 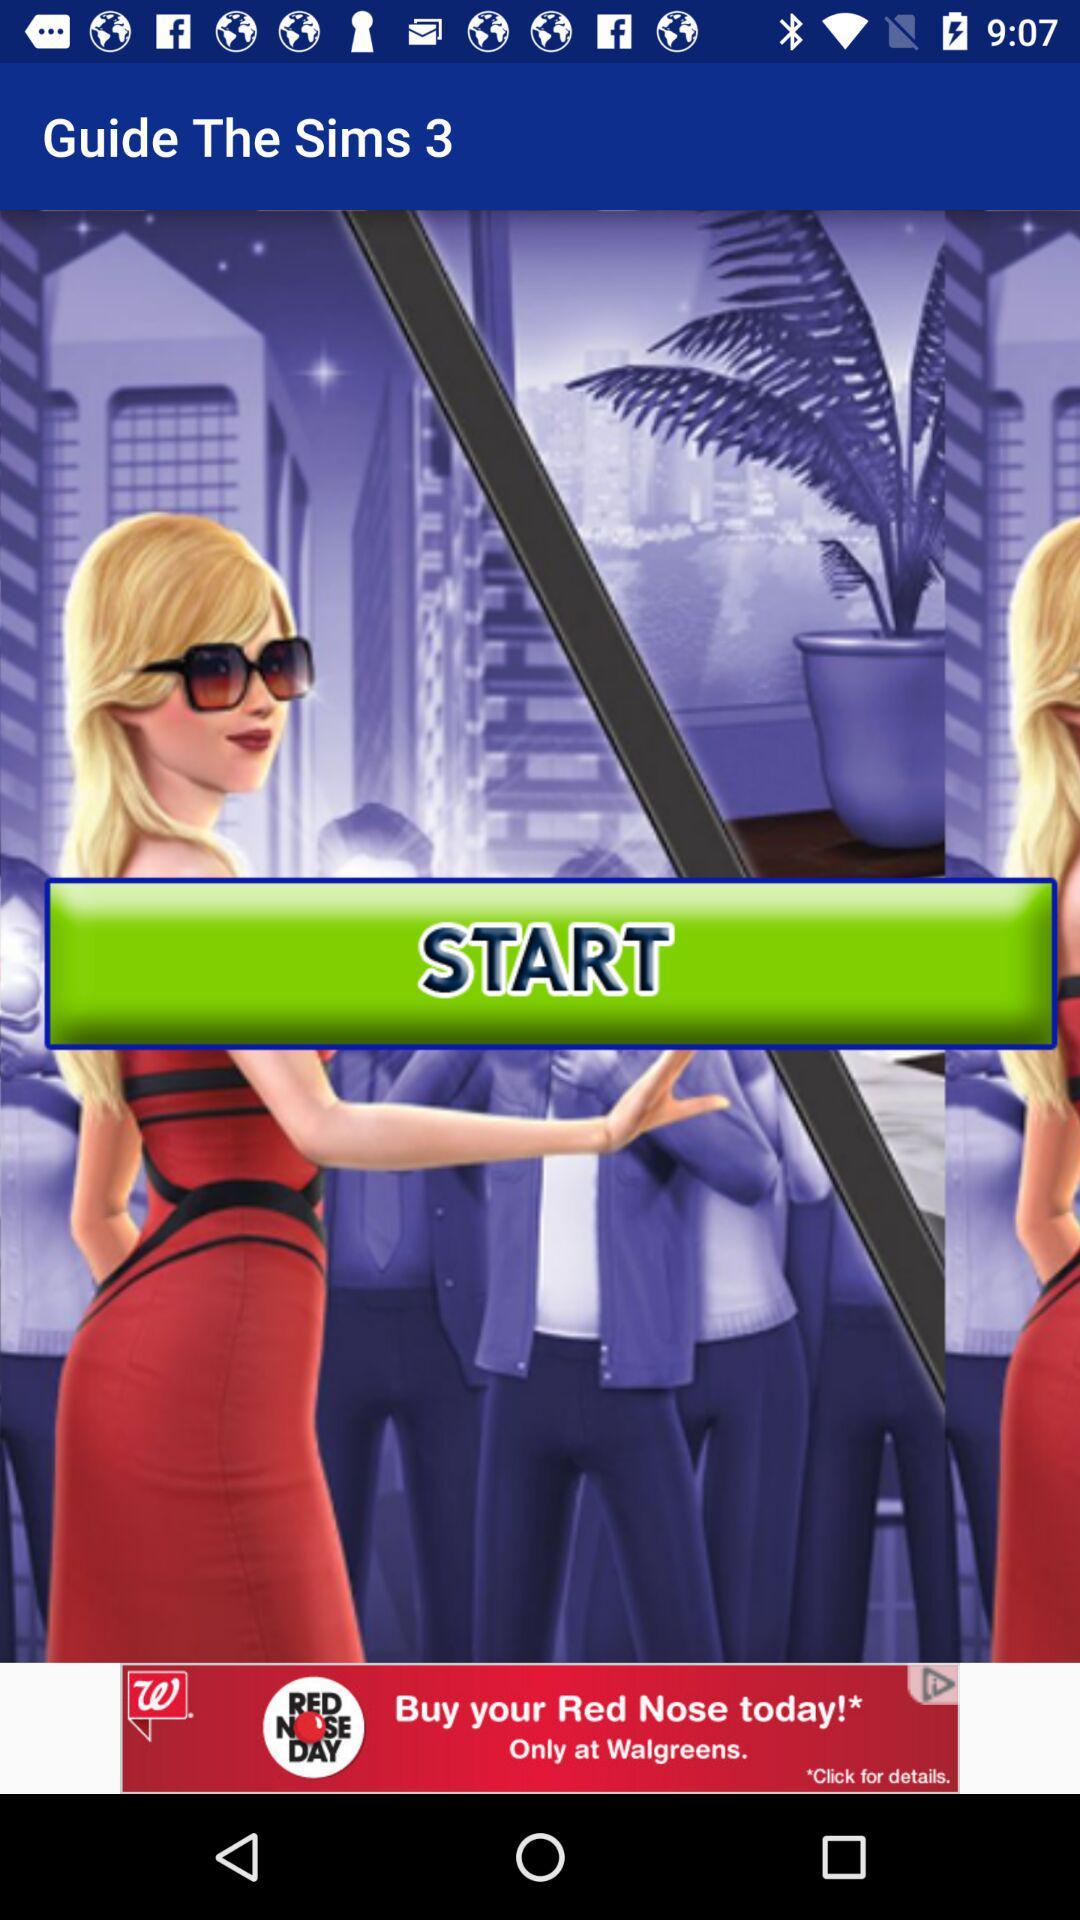 What do you see at coordinates (540, 1727) in the screenshot?
I see `open the advertisements` at bounding box center [540, 1727].